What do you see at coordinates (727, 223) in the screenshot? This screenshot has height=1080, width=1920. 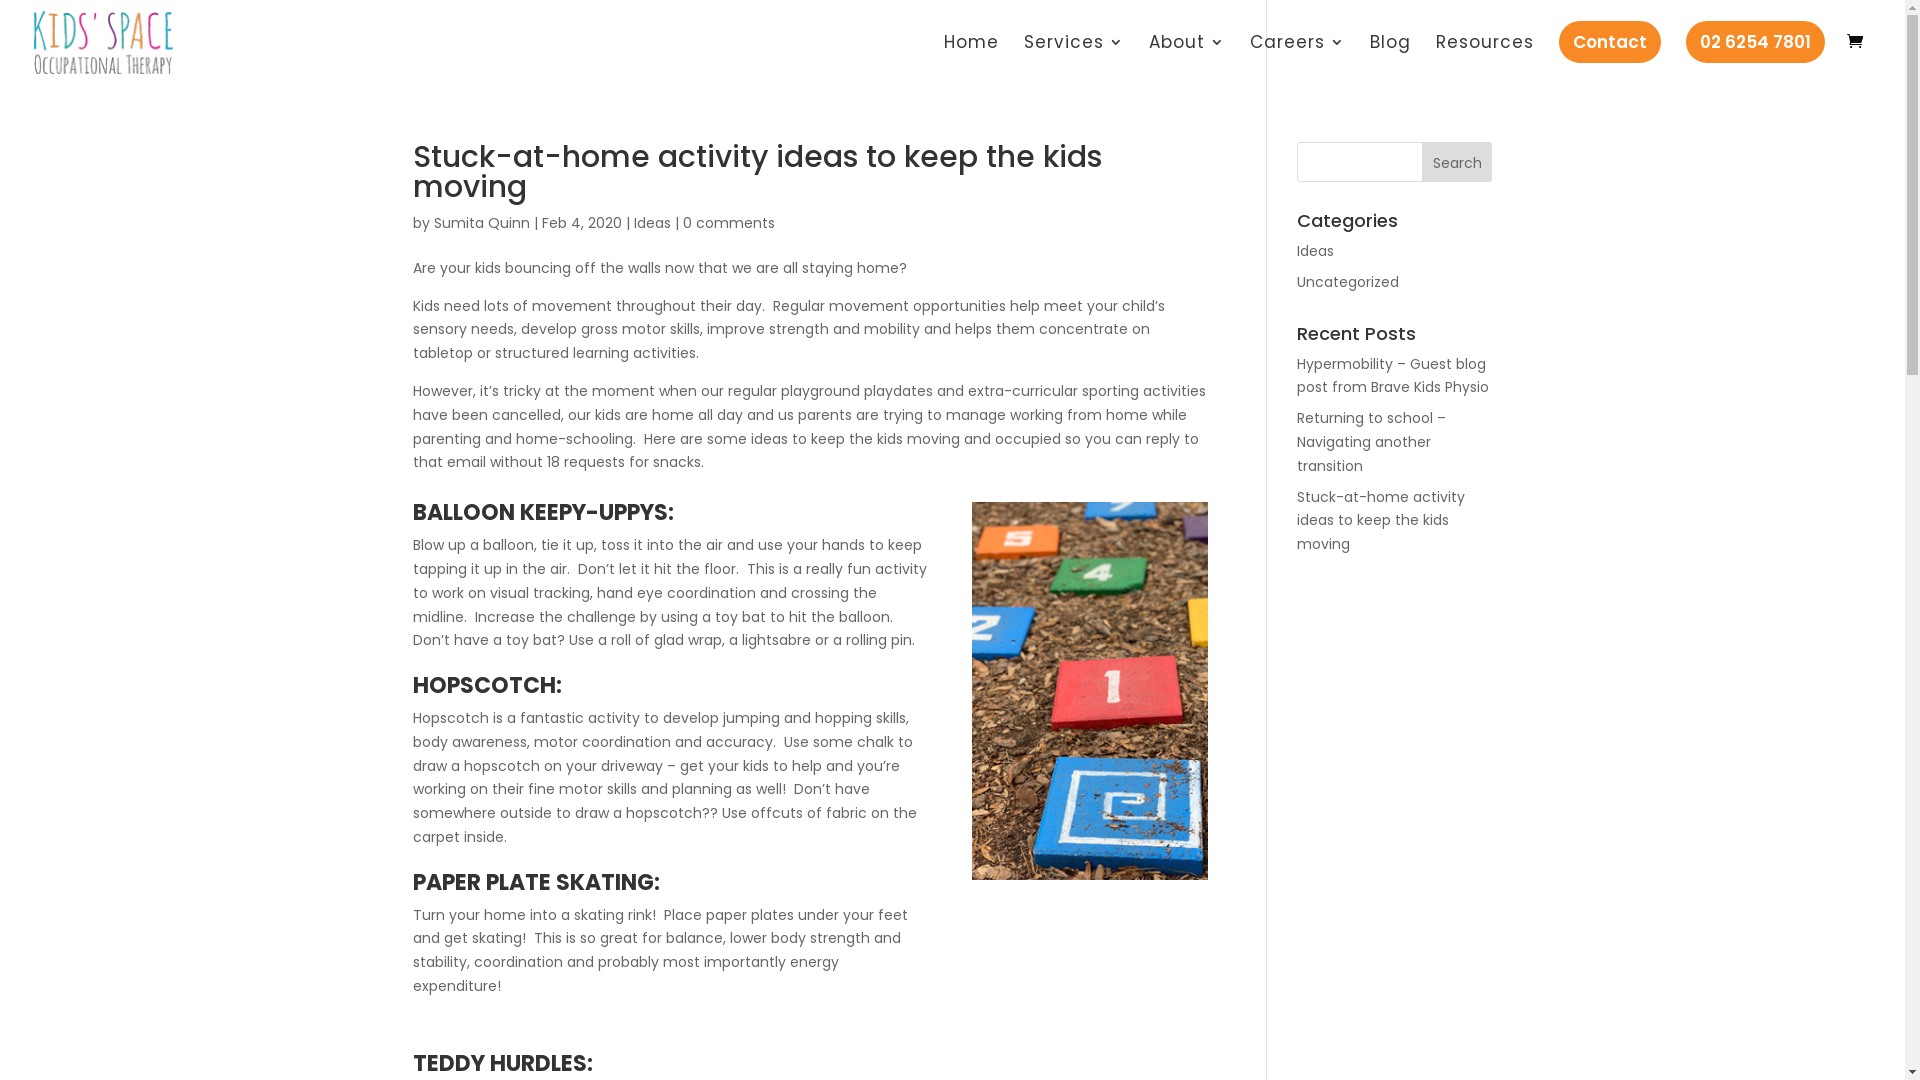 I see `'0 comments'` at bounding box center [727, 223].